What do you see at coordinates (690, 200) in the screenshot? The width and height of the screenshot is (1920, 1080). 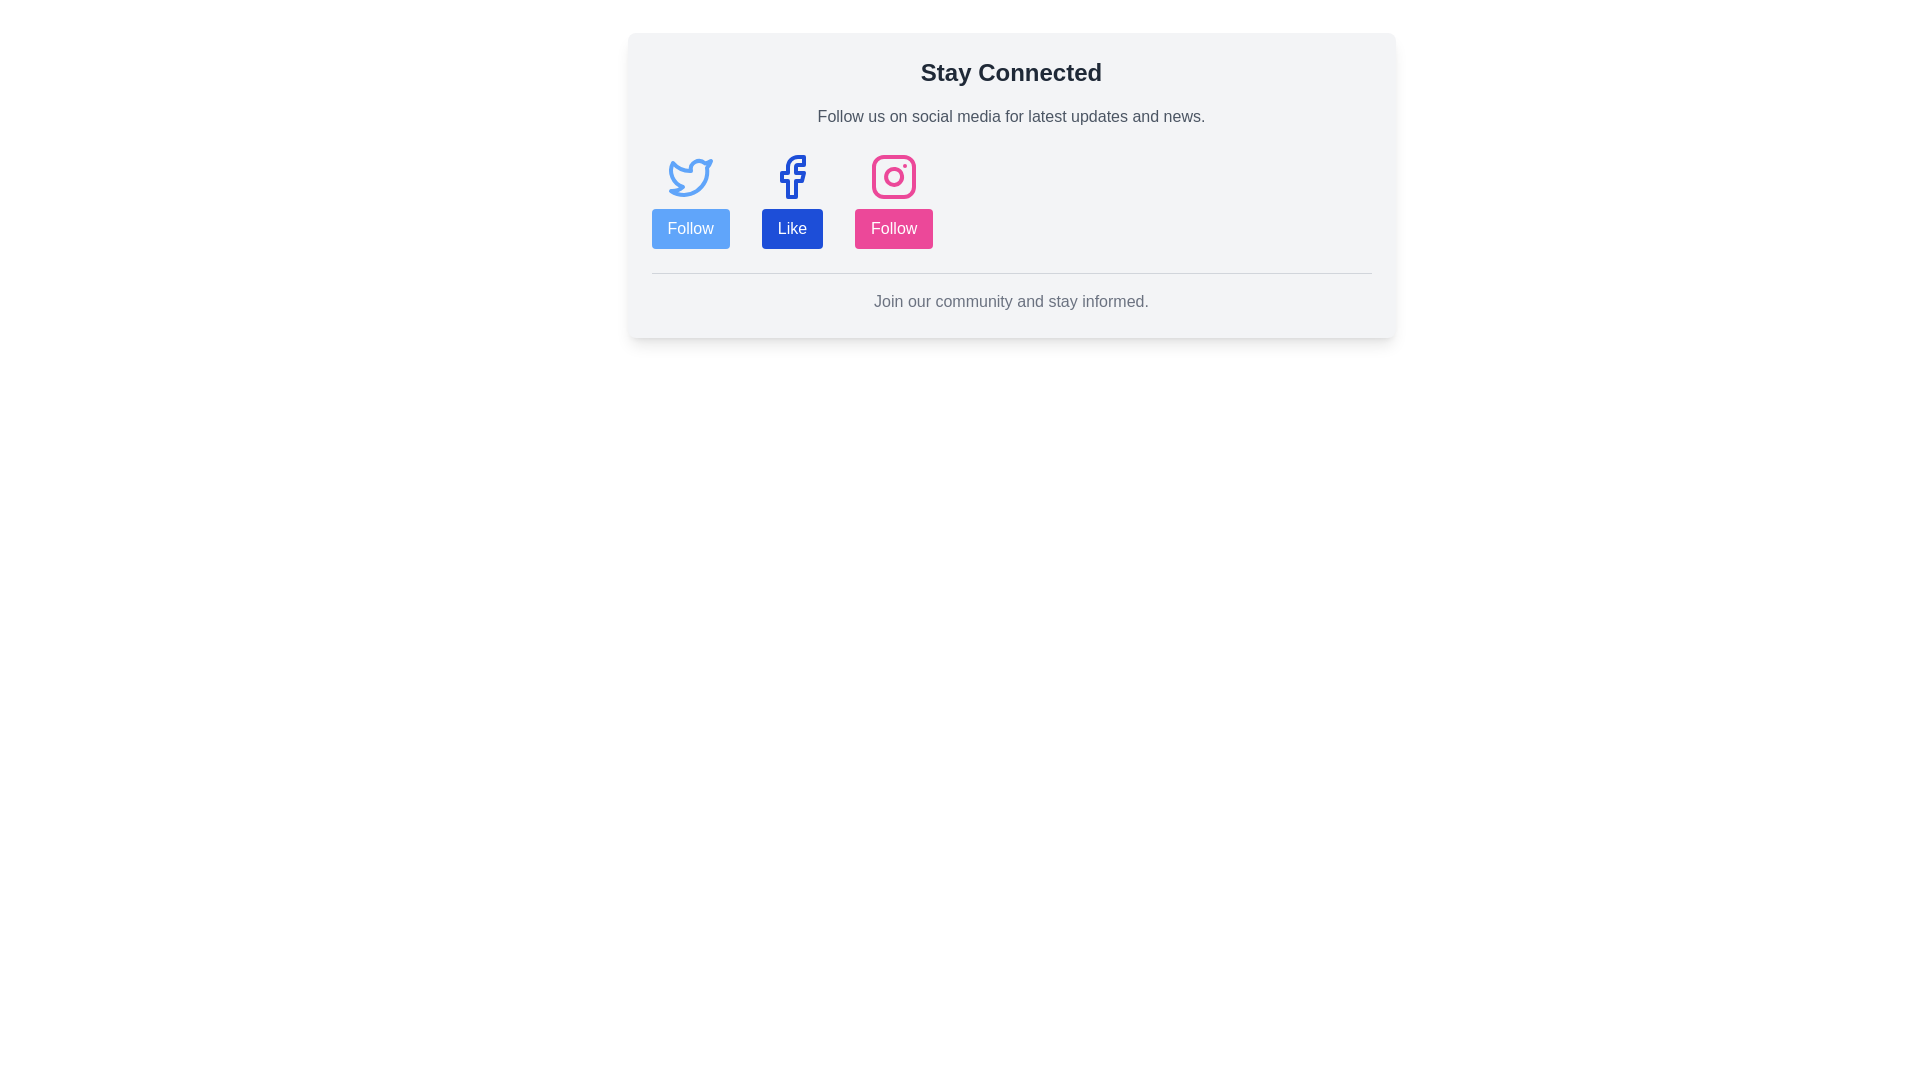 I see `the Interactive Button with Icon labeled 'Follow' that features a Twitter bird icon` at bounding box center [690, 200].